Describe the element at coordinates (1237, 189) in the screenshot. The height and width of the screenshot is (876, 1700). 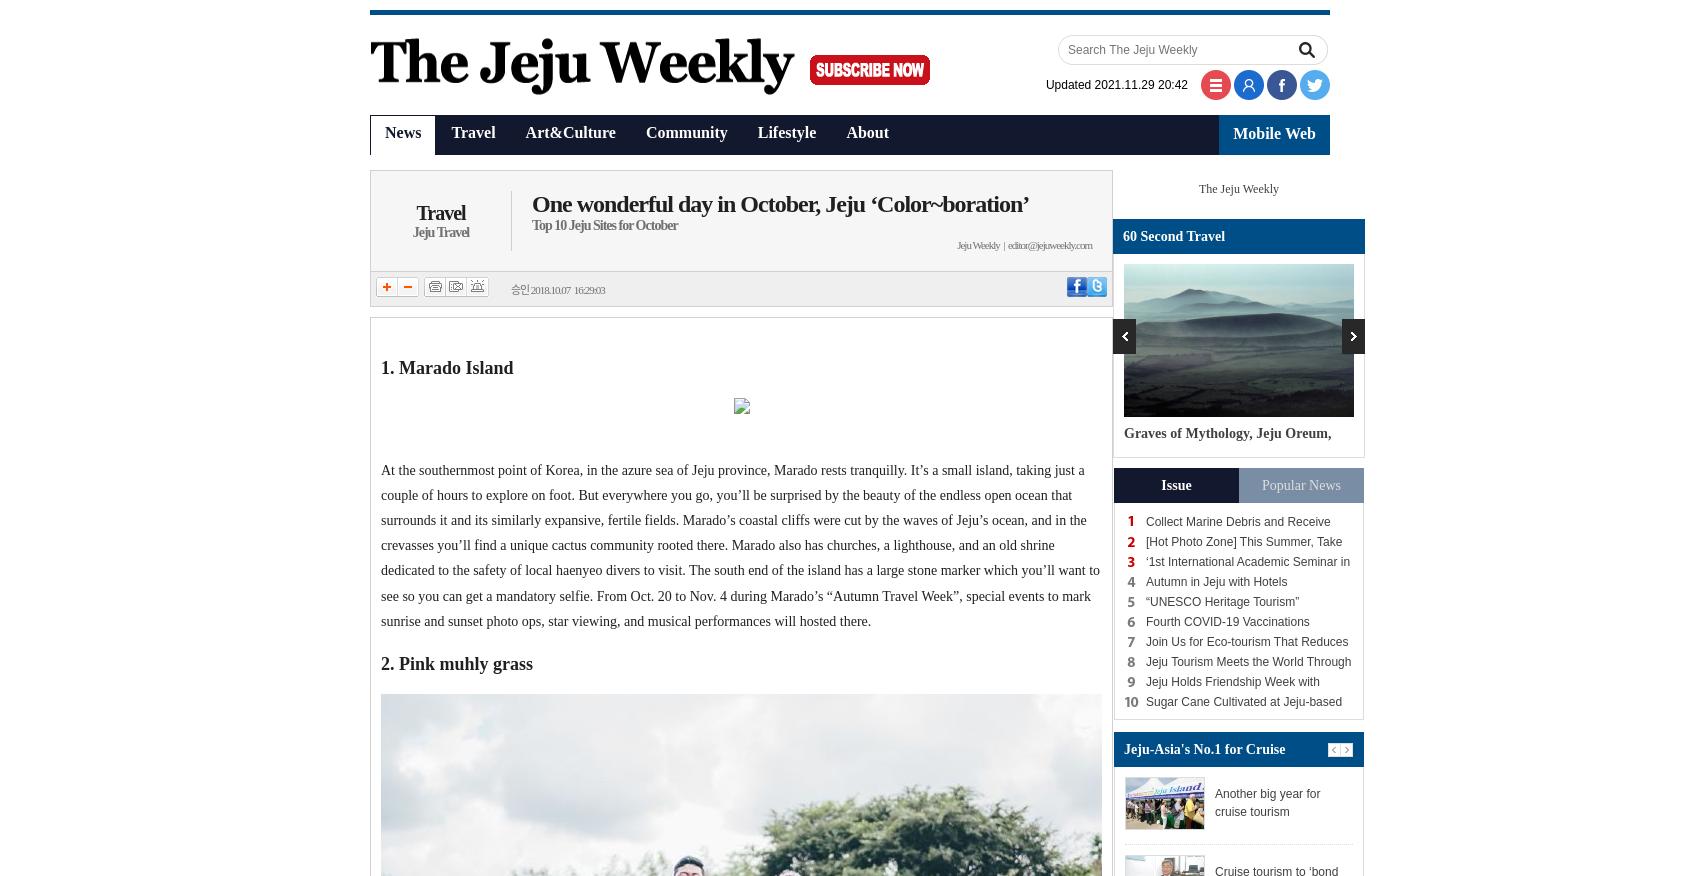
I see `'The Jeju Weekly'` at that location.